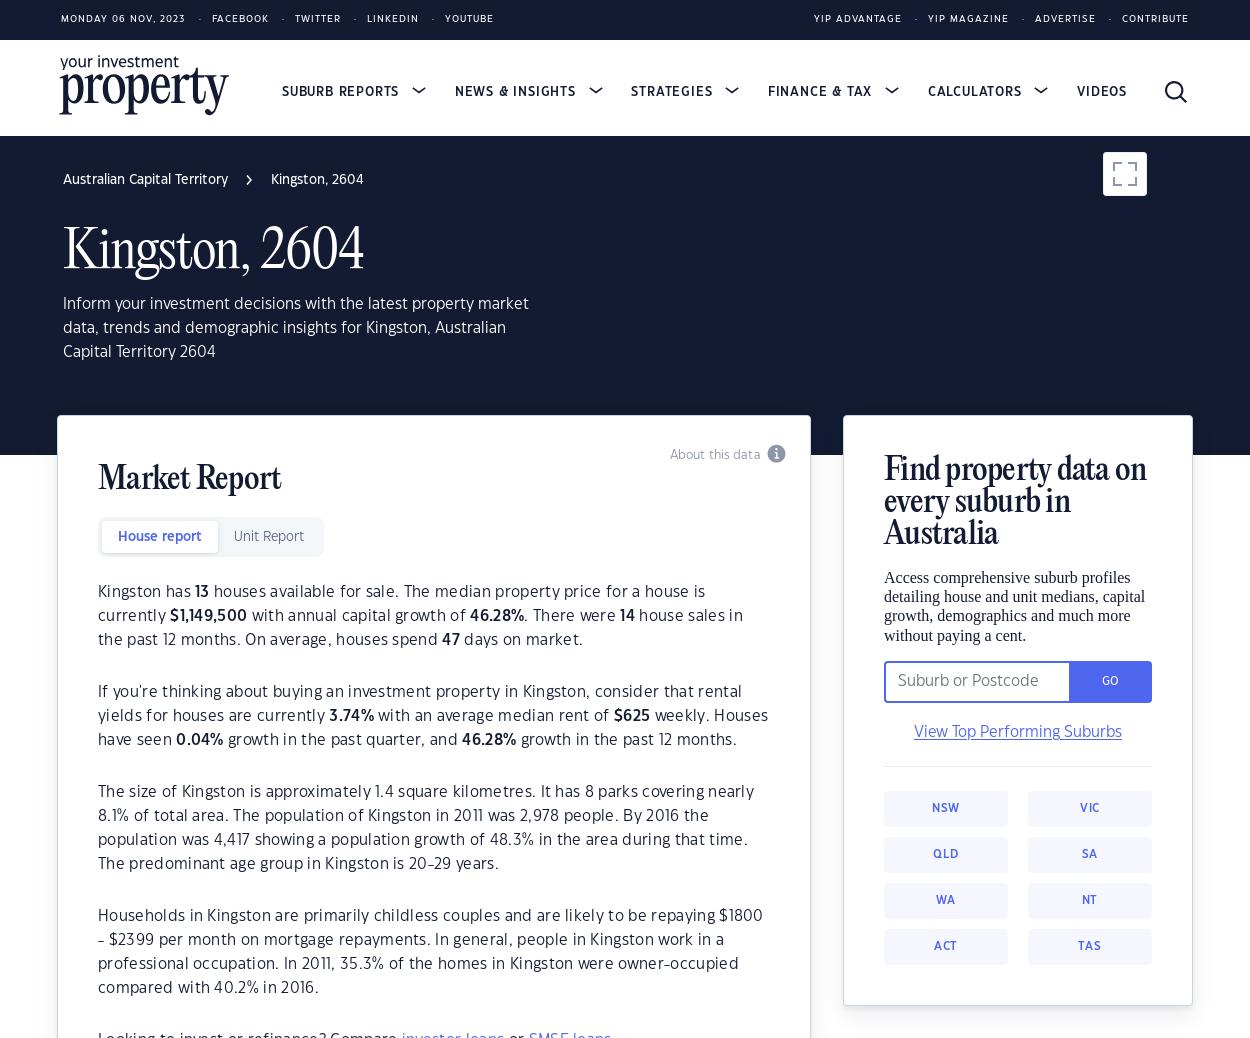 The height and width of the screenshot is (1038, 1250). What do you see at coordinates (81, 587) in the screenshot?
I see `'This publication contains data and statistics provided by the Australian Bureau of Statistics, available at'` at bounding box center [81, 587].